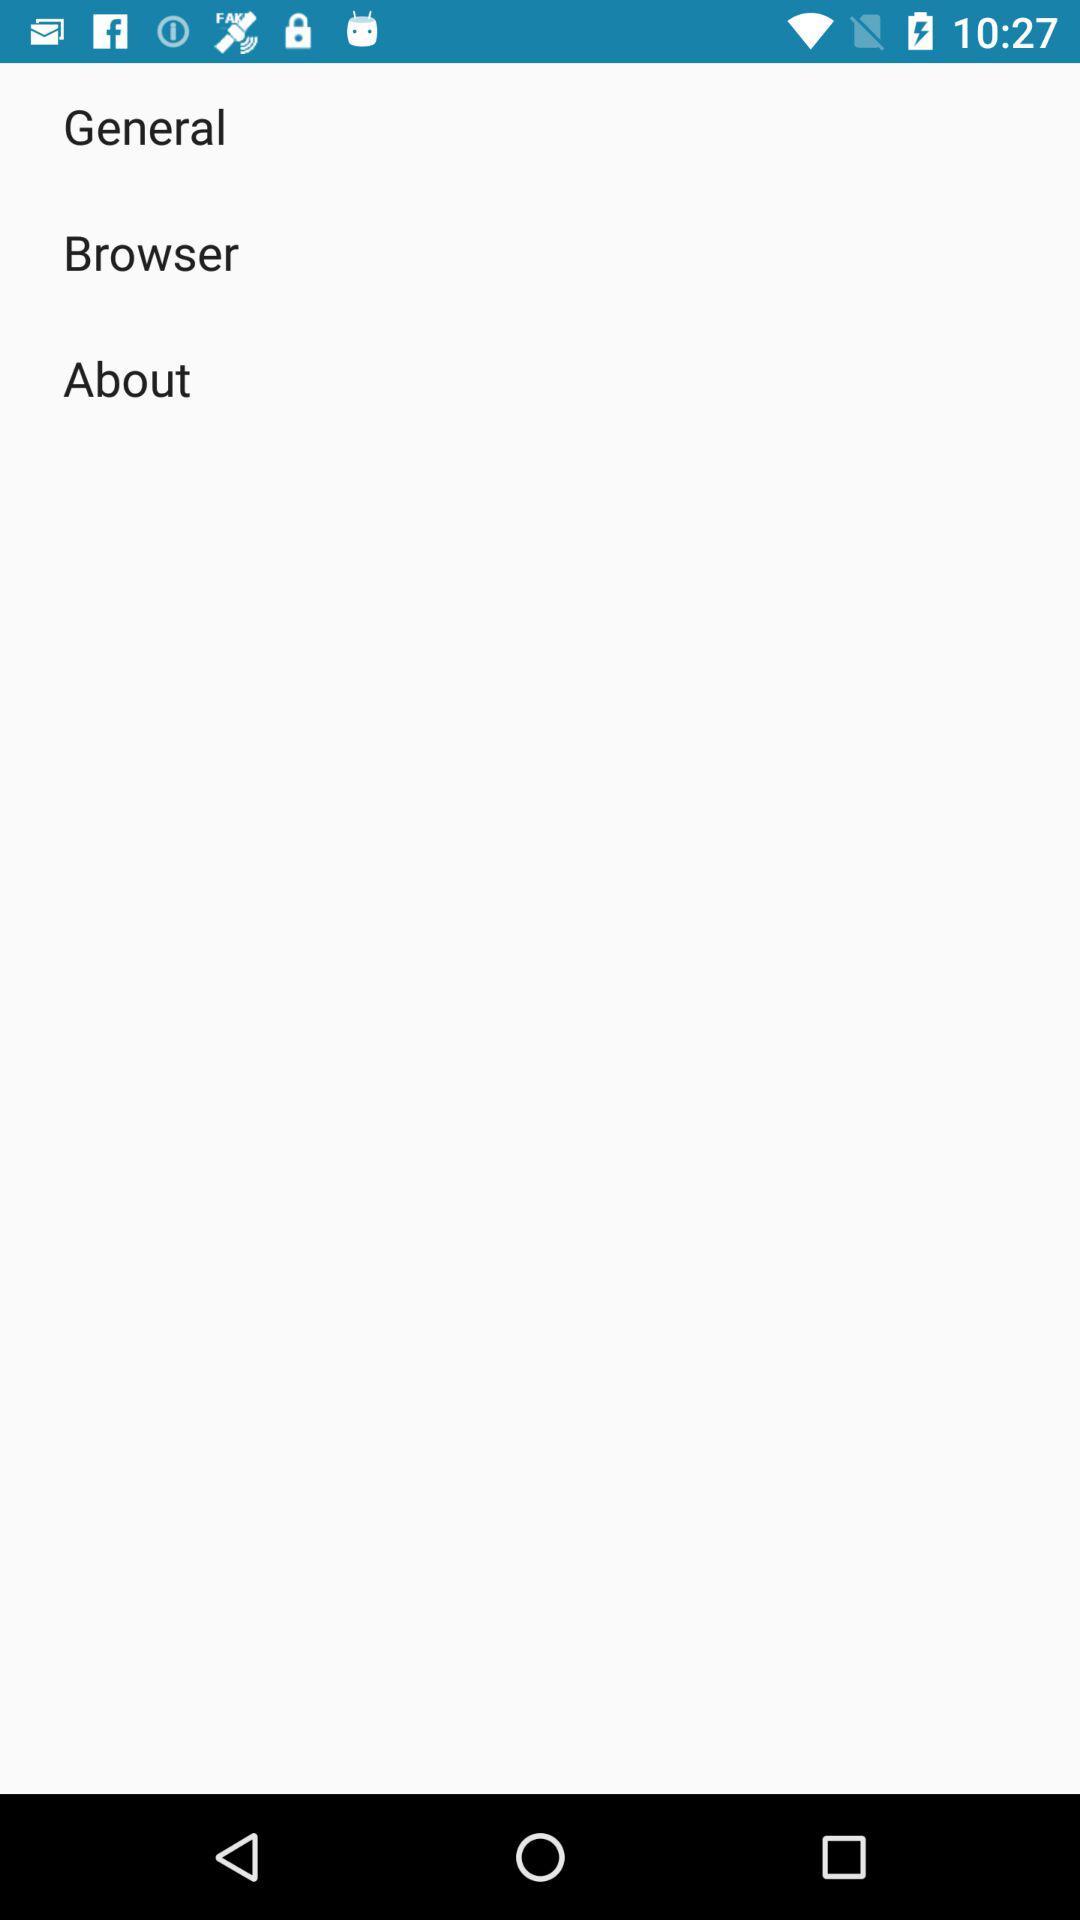 This screenshot has height=1920, width=1080. I want to click on the icon above the about app, so click(150, 251).